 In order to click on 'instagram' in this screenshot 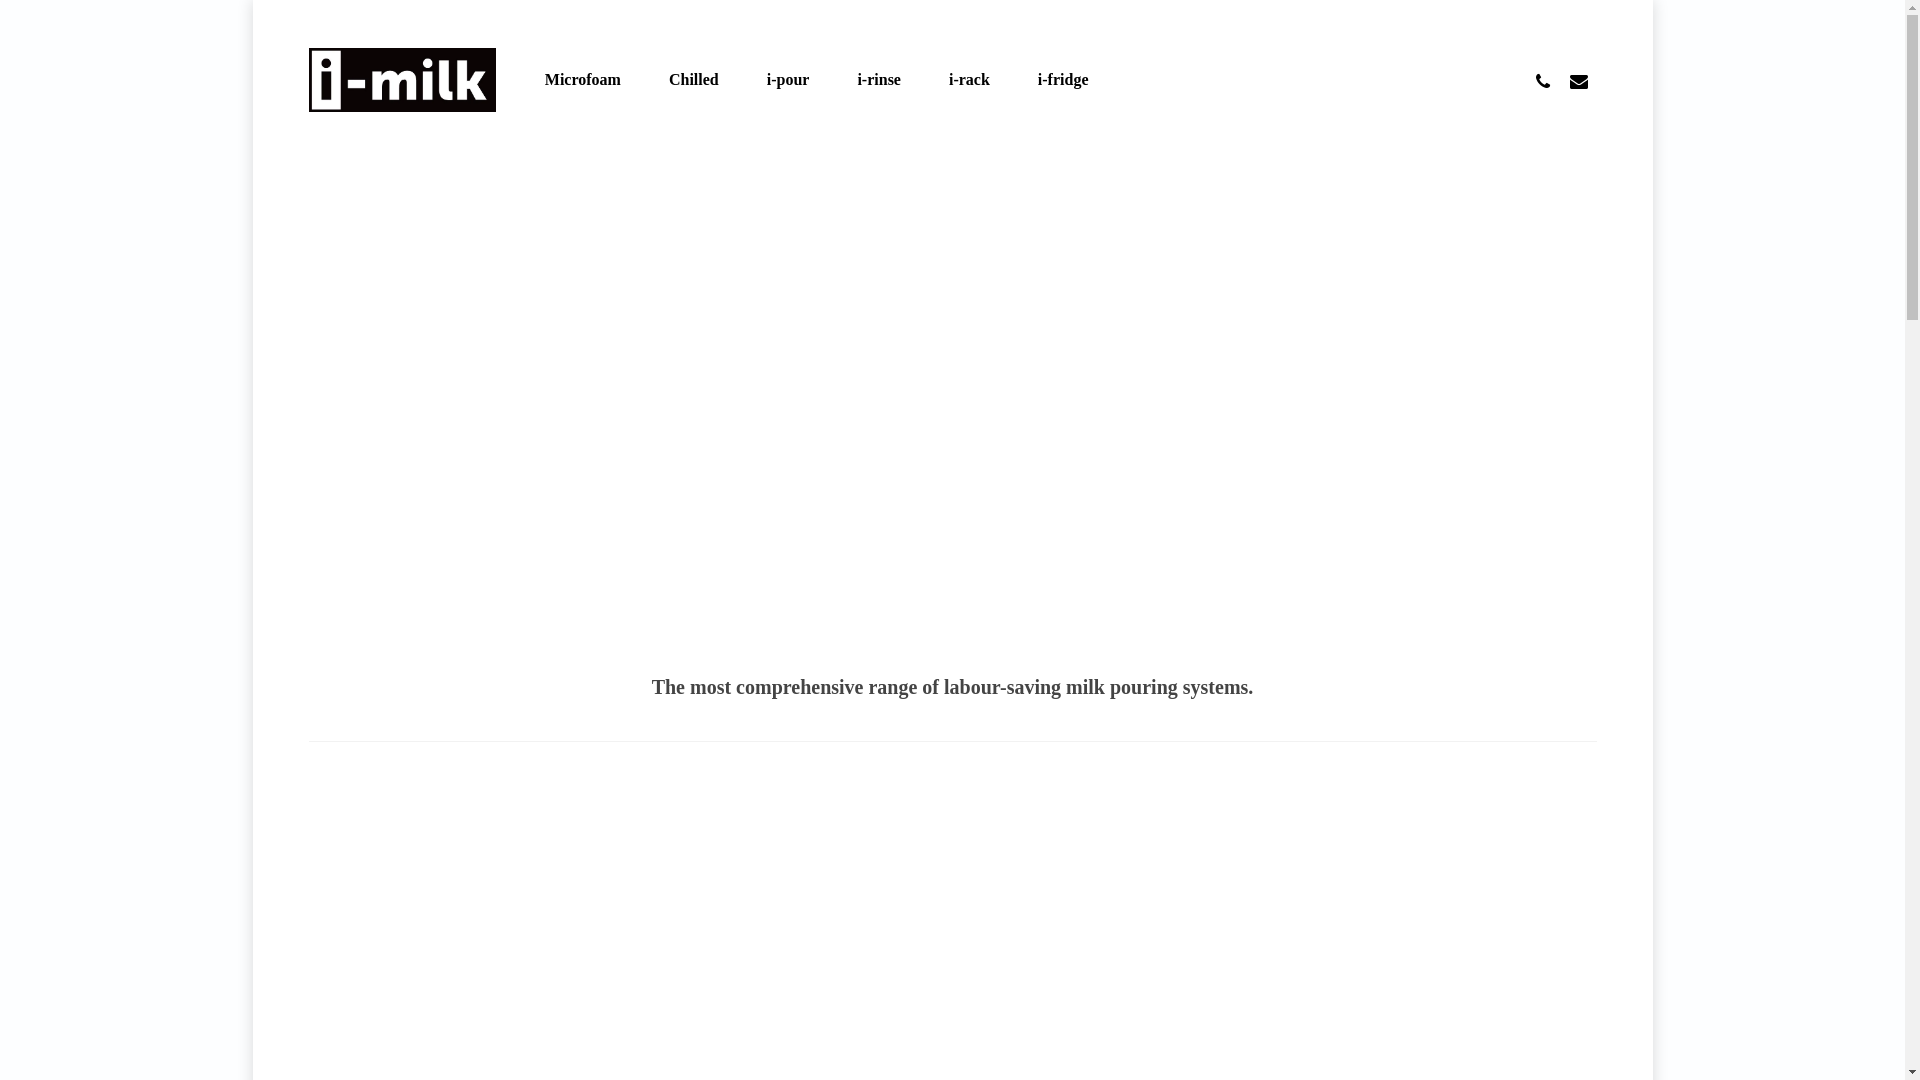, I will do `click(1586, 1044)`.